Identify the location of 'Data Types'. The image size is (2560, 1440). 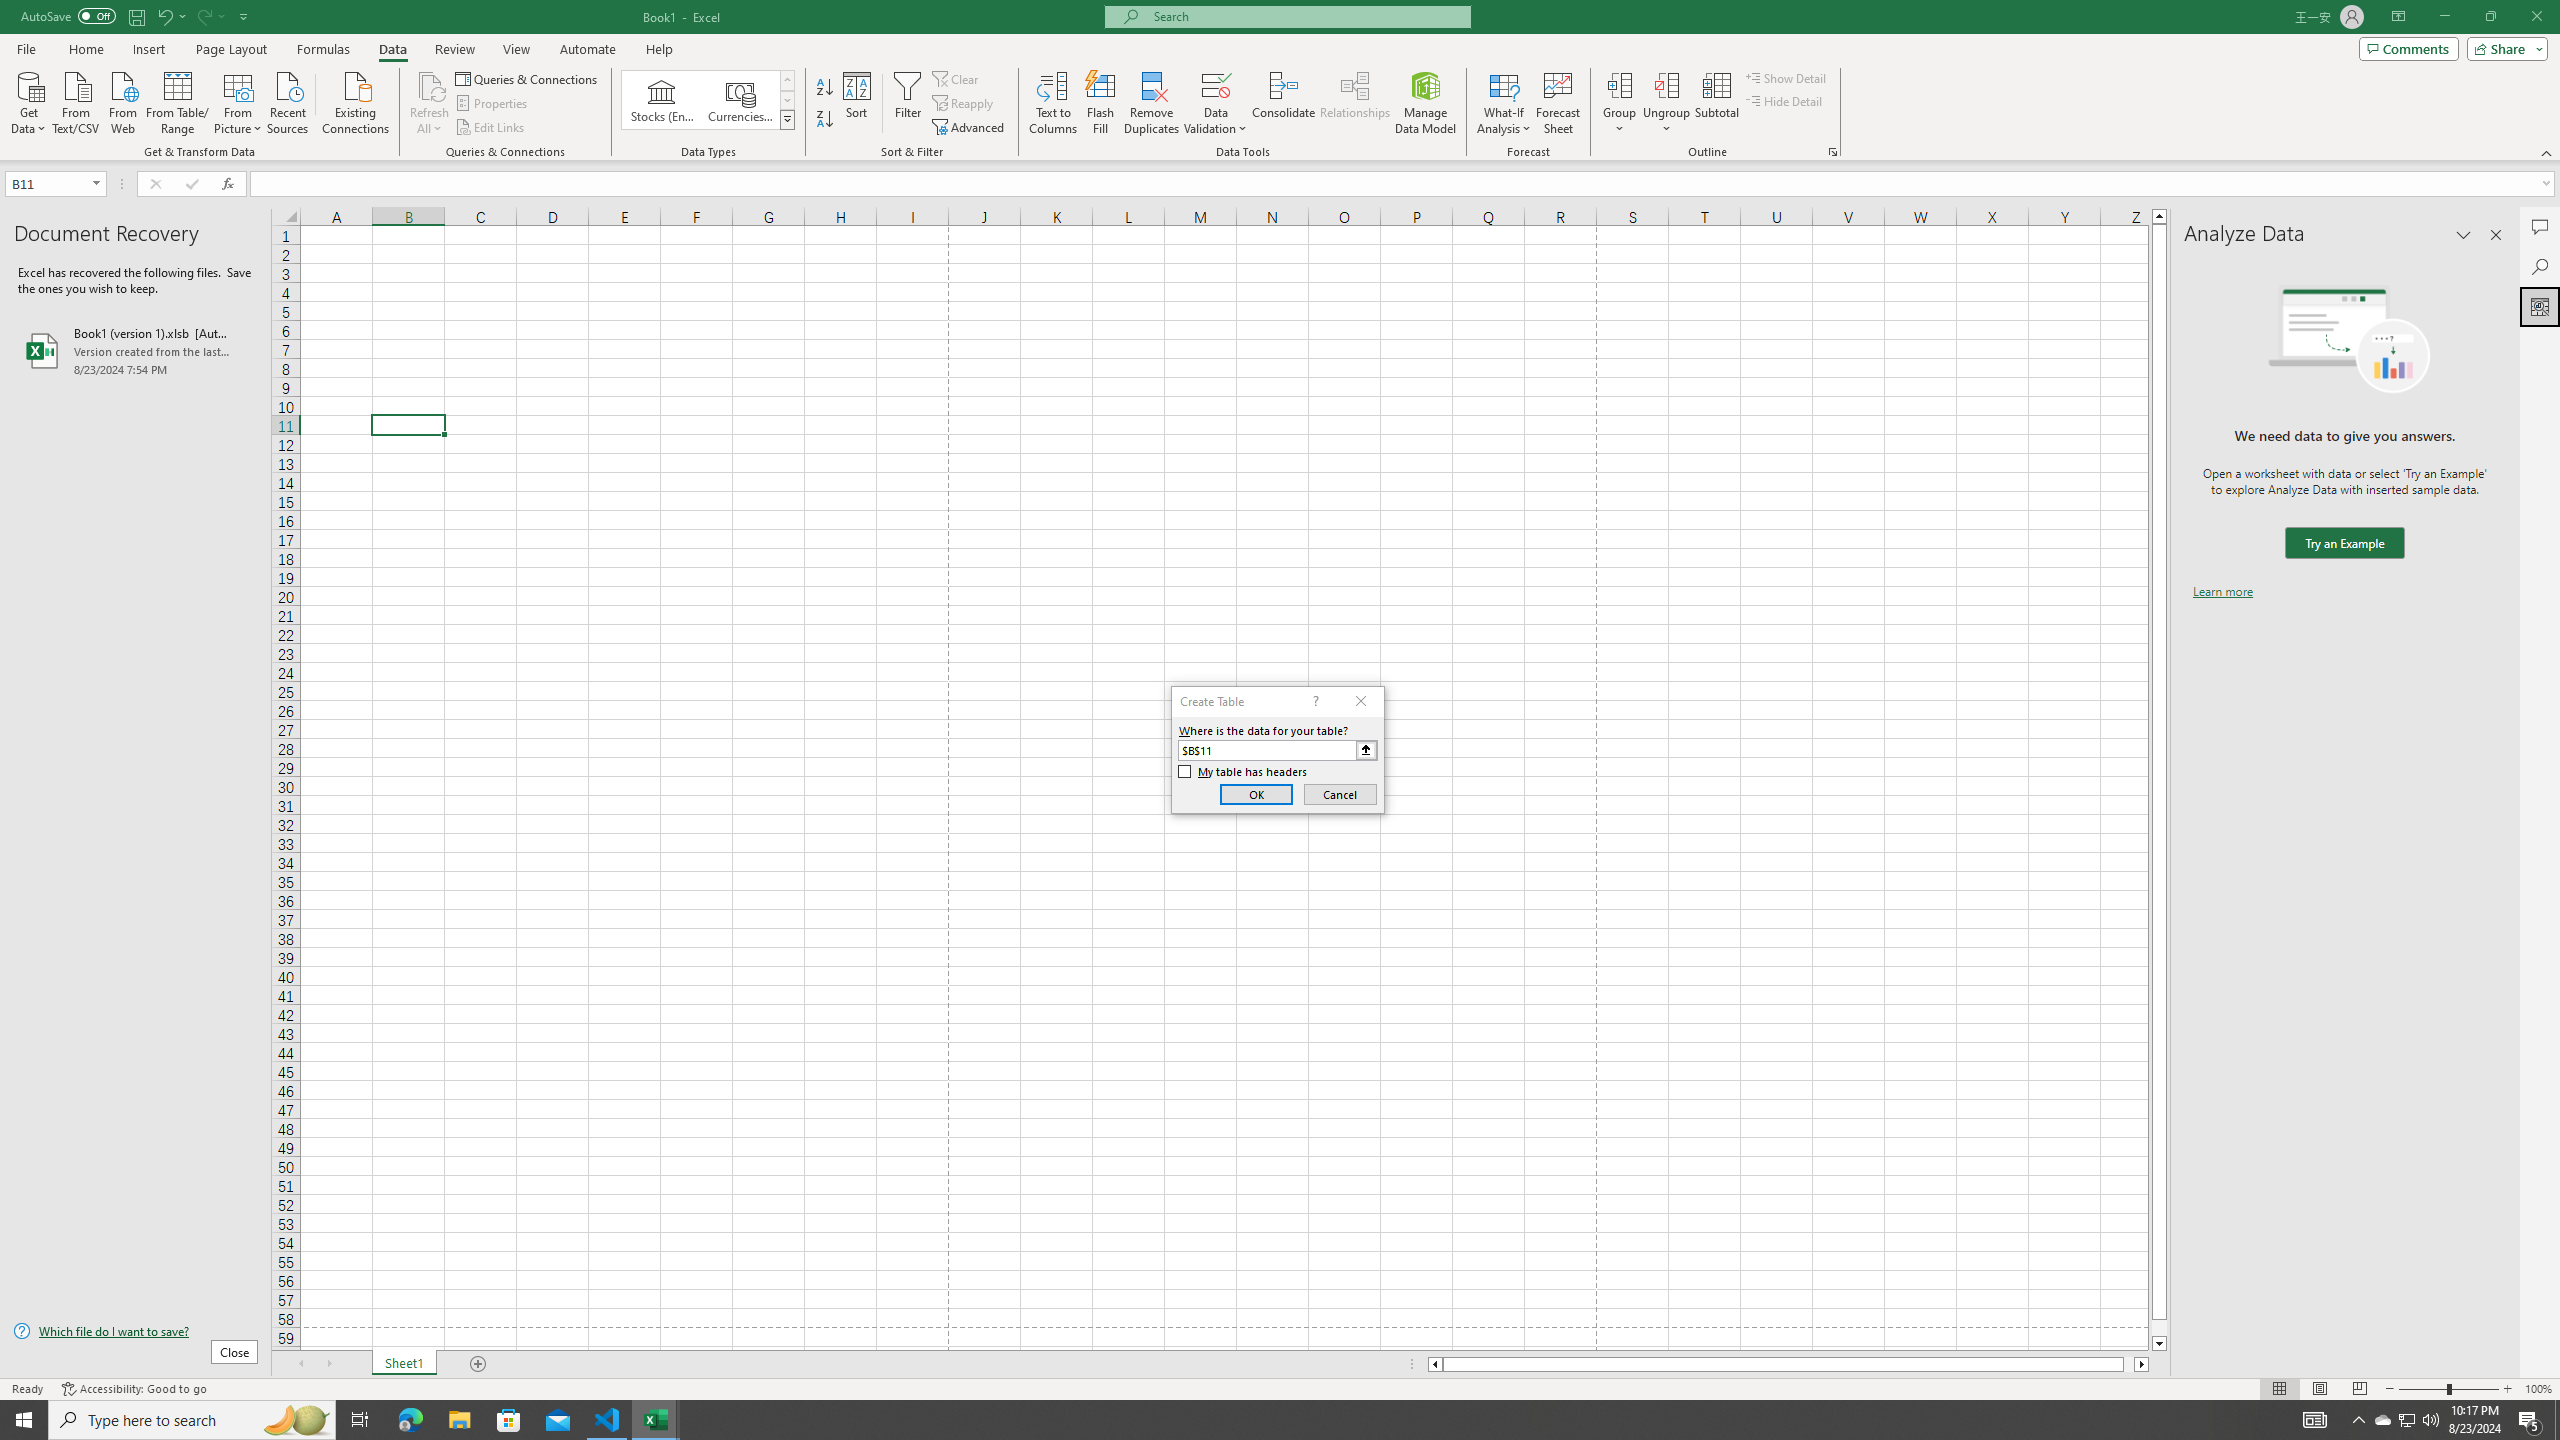
(787, 118).